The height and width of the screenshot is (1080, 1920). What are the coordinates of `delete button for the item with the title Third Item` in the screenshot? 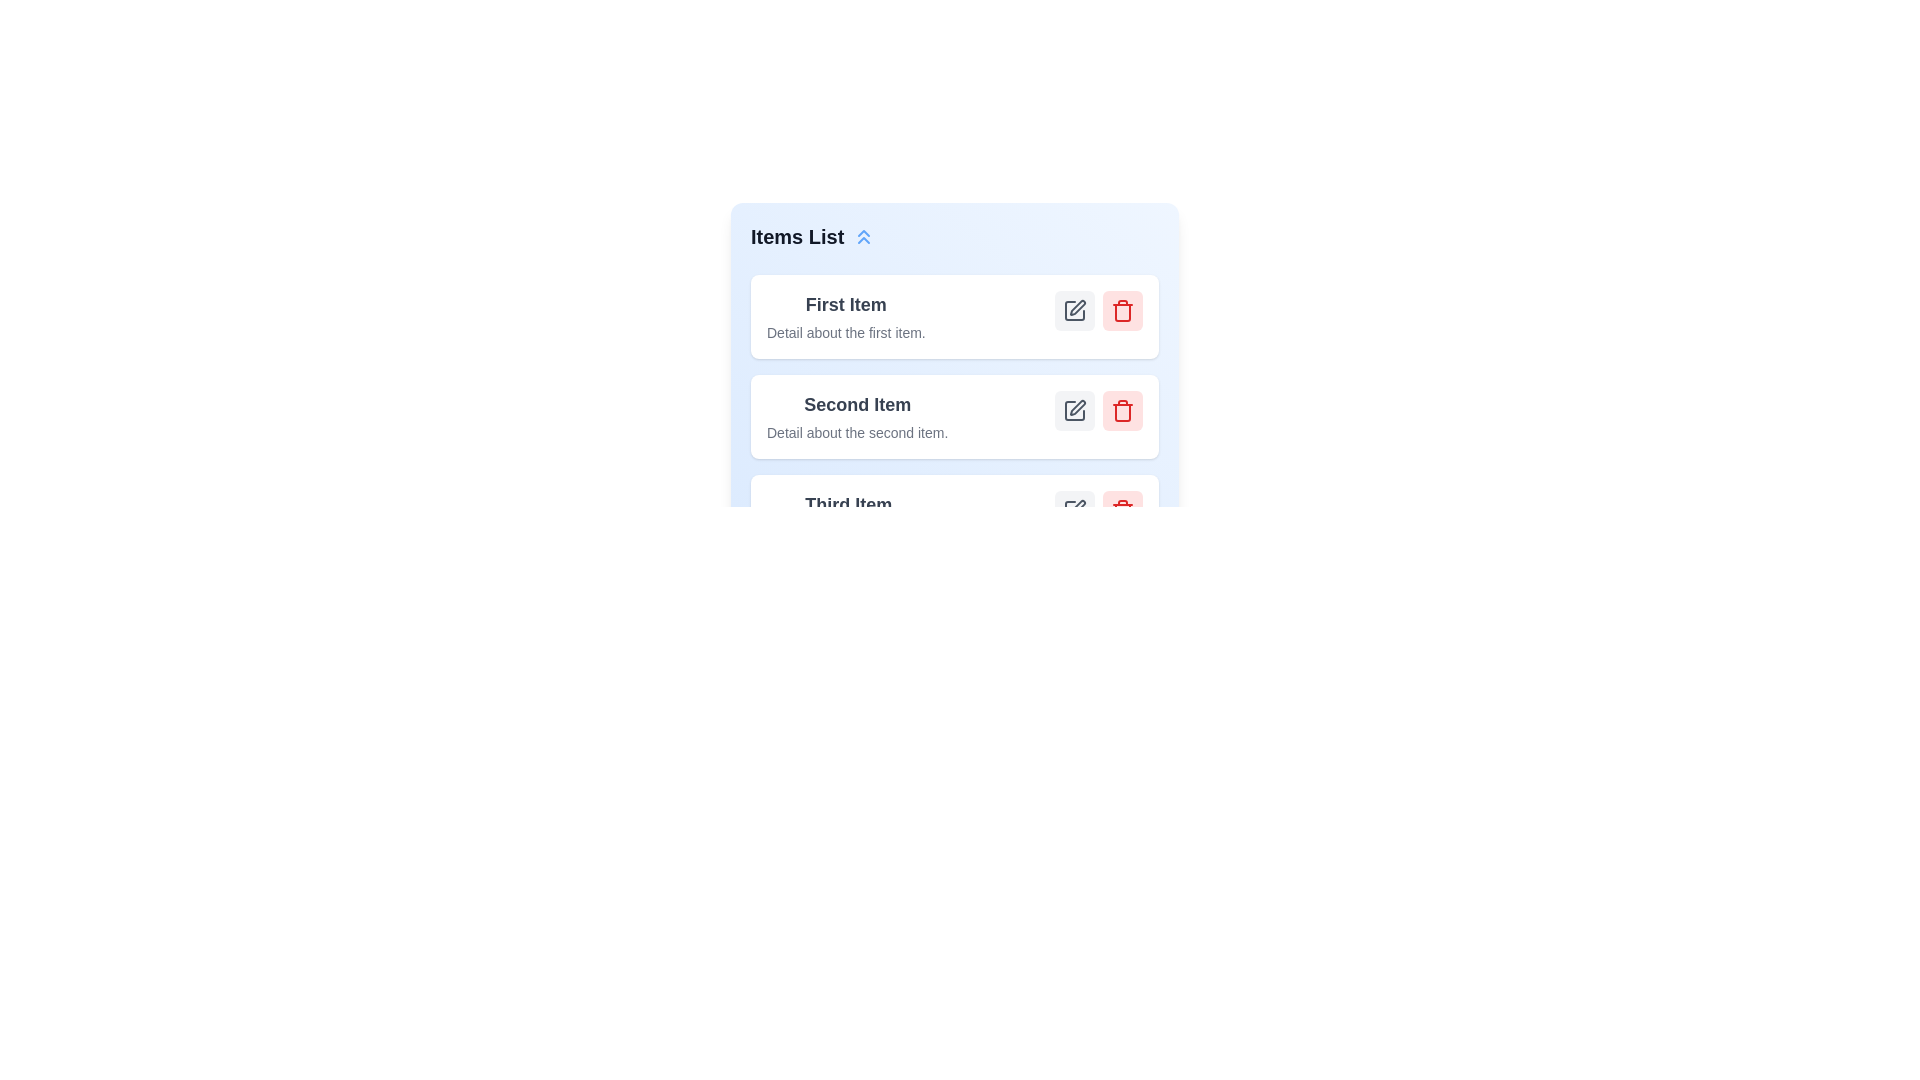 It's located at (1123, 509).